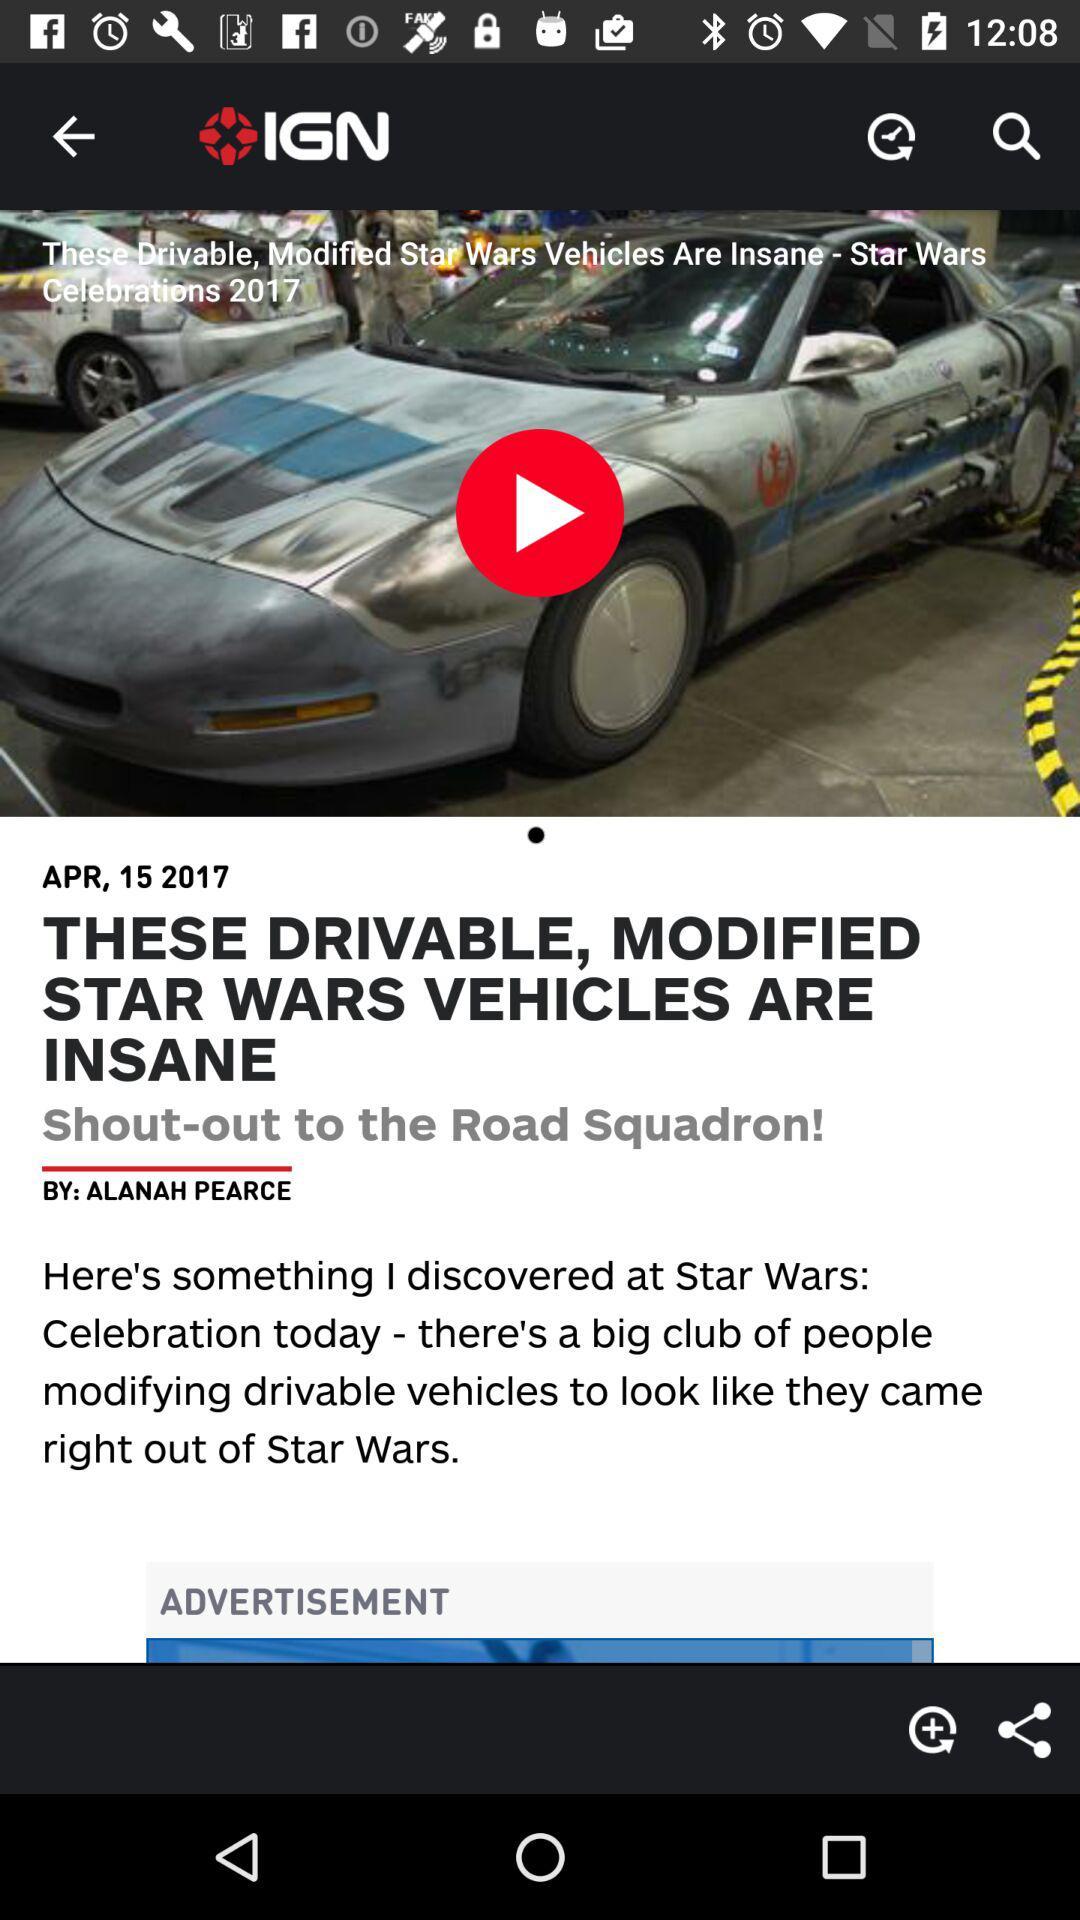 The image size is (1080, 1920). Describe the element at coordinates (890, 136) in the screenshot. I see `the icon on the left side of search icon` at that location.